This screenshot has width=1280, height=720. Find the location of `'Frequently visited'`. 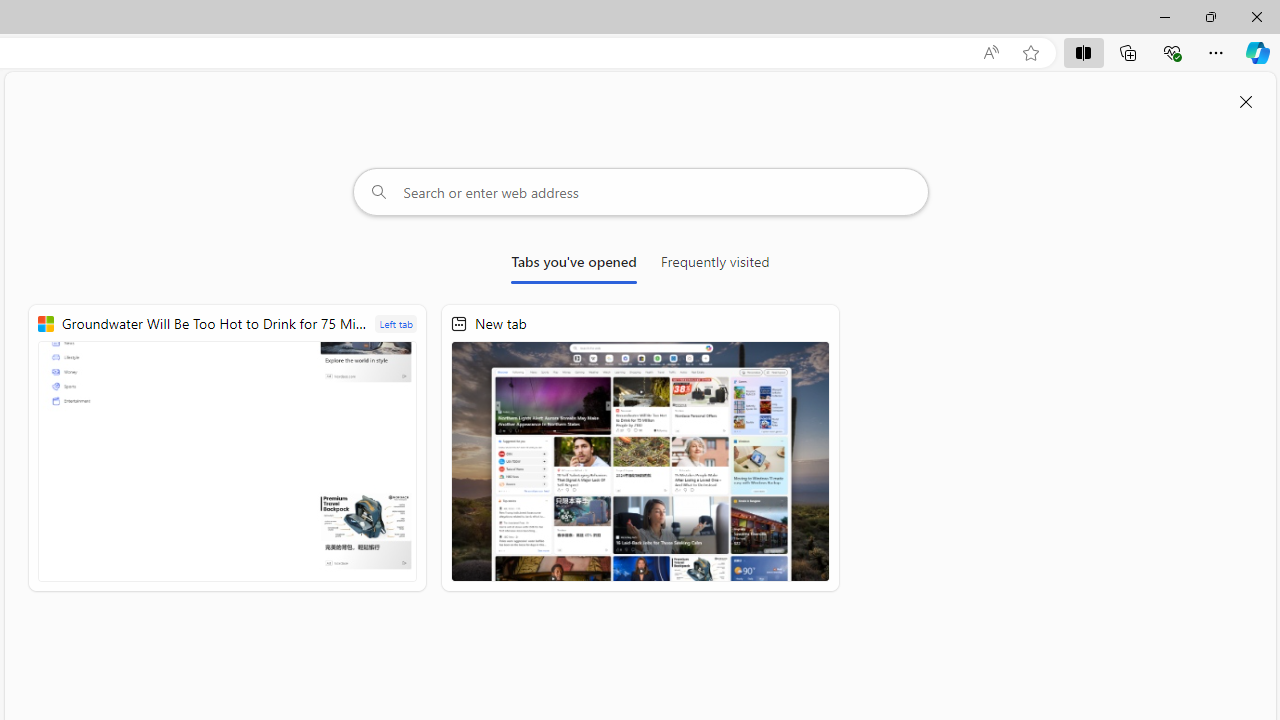

'Frequently visited' is located at coordinates (715, 265).